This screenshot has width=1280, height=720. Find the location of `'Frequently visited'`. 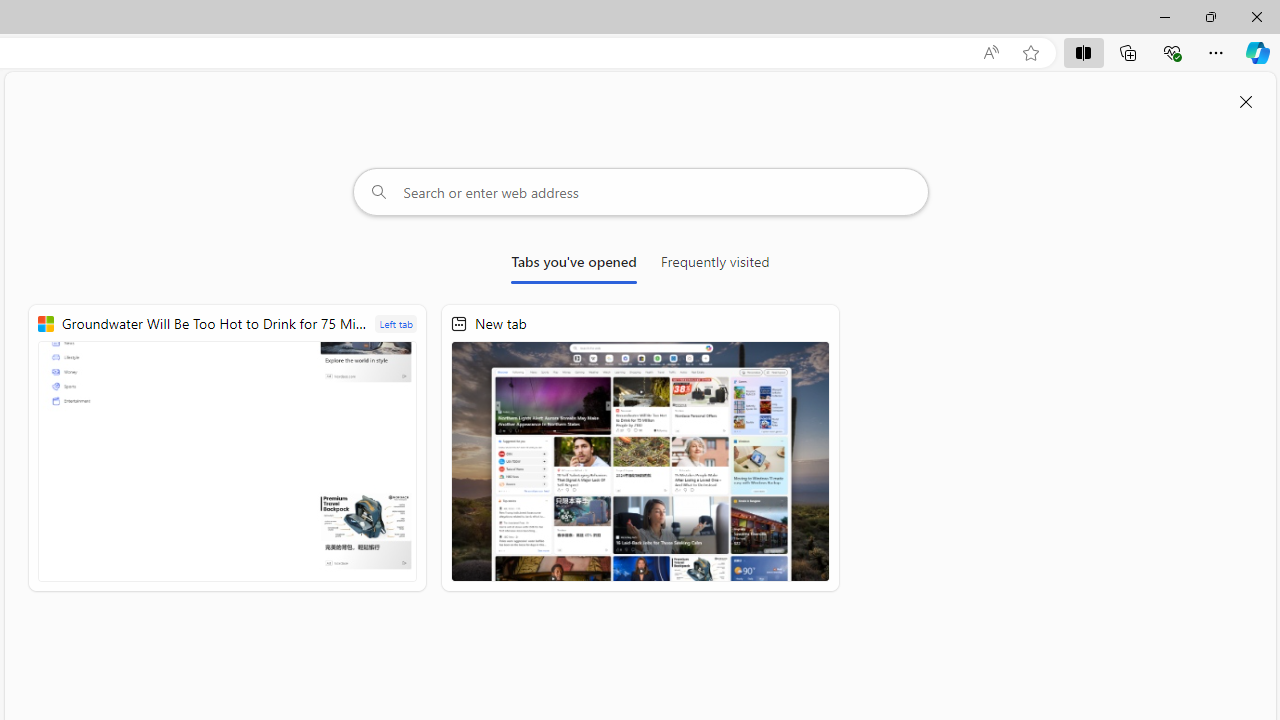

'Frequently visited' is located at coordinates (715, 265).